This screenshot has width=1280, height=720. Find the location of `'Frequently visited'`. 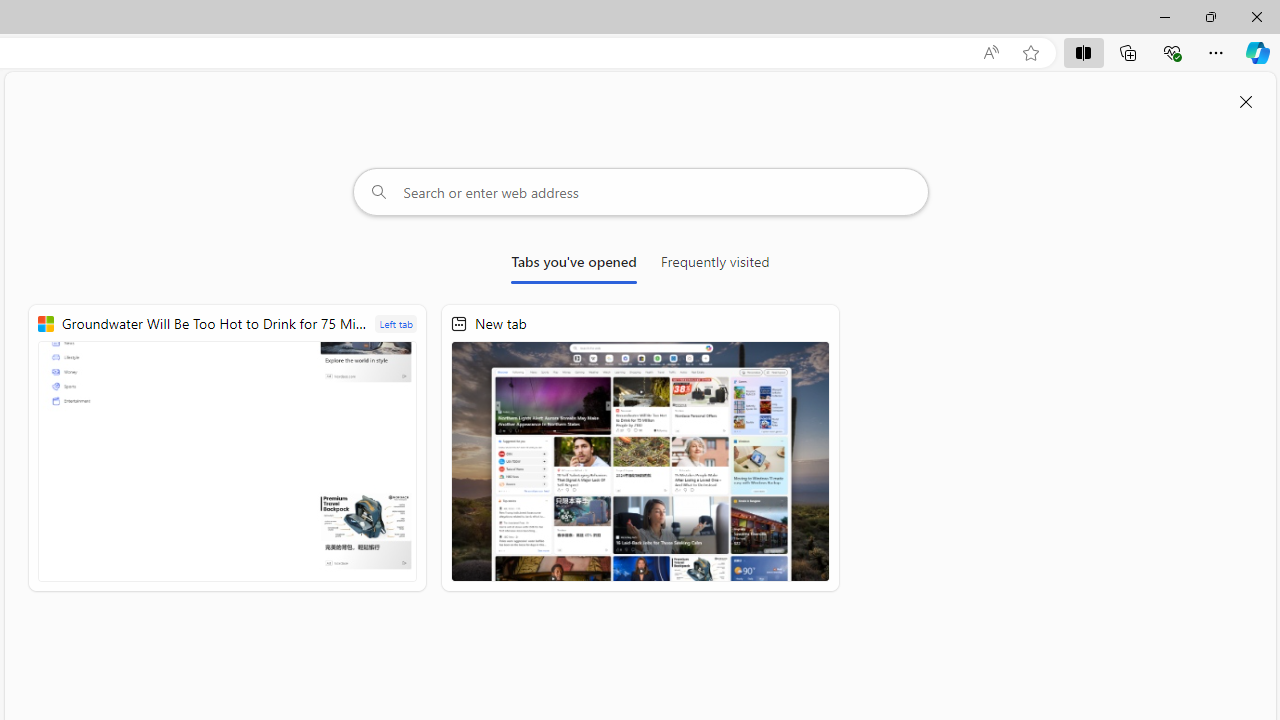

'Frequently visited' is located at coordinates (715, 265).